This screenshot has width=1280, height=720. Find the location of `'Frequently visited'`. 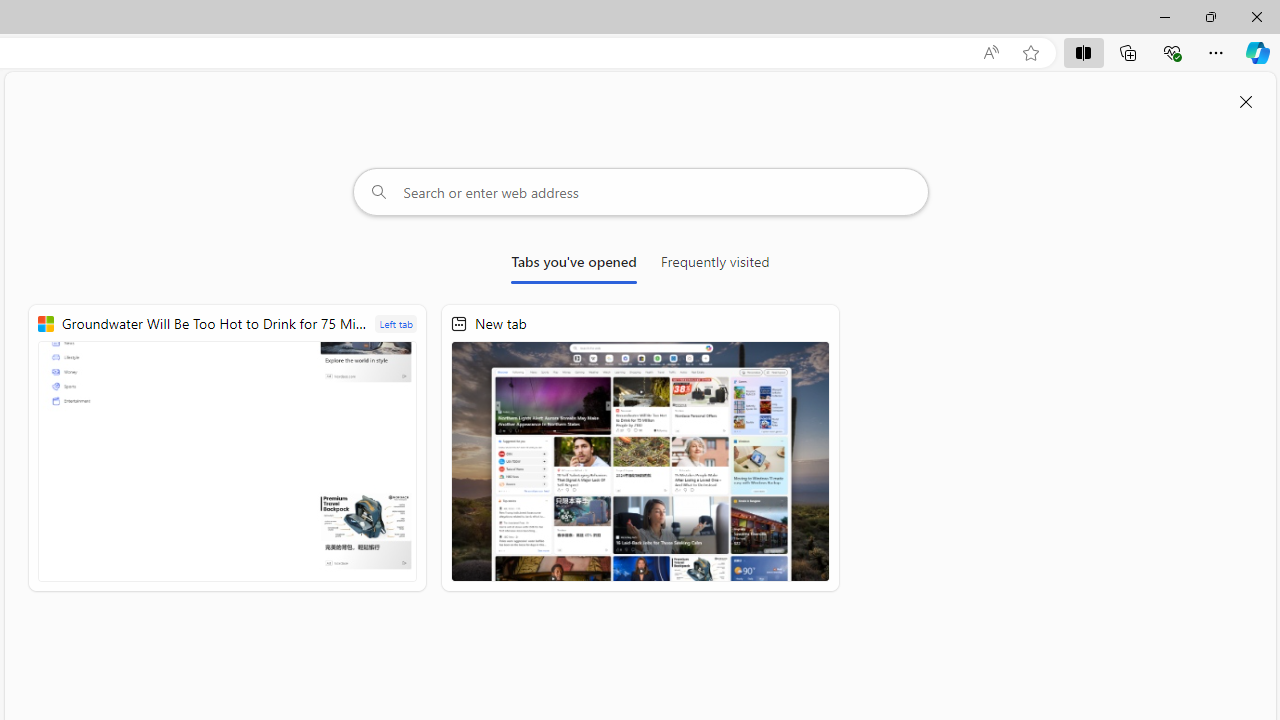

'Frequently visited' is located at coordinates (715, 265).